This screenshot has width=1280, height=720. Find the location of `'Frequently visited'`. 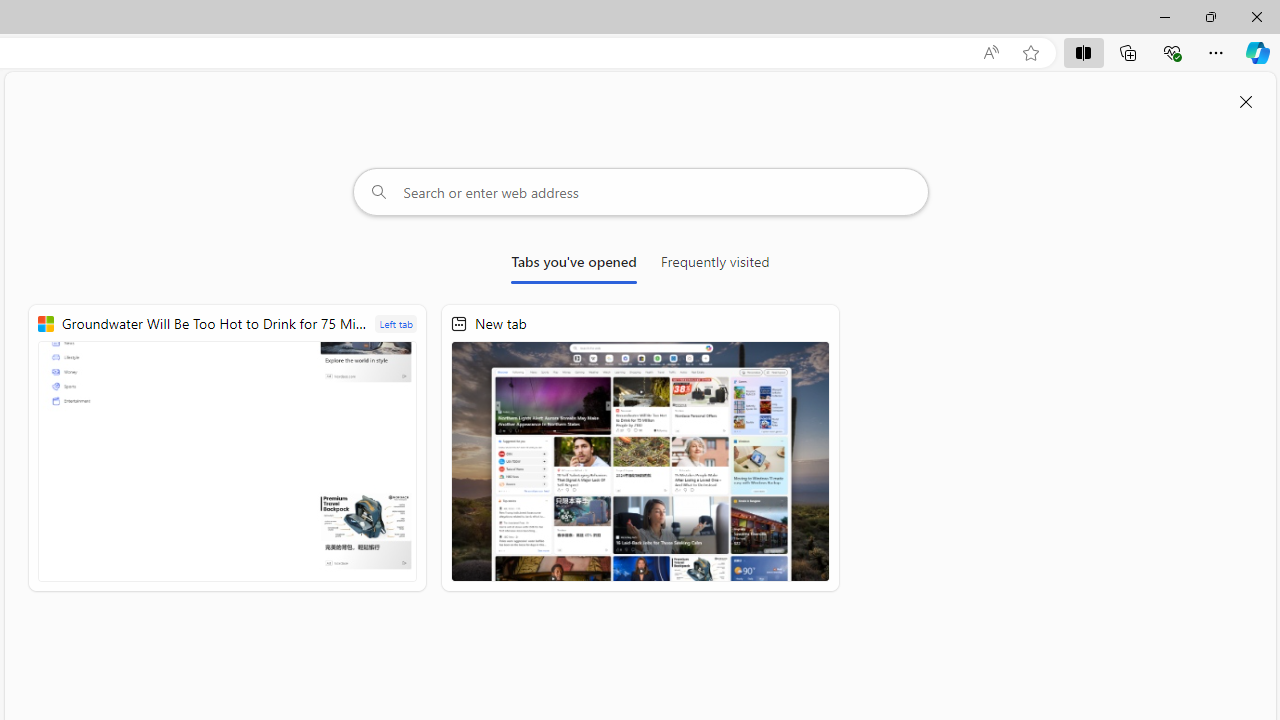

'Frequently visited' is located at coordinates (715, 265).